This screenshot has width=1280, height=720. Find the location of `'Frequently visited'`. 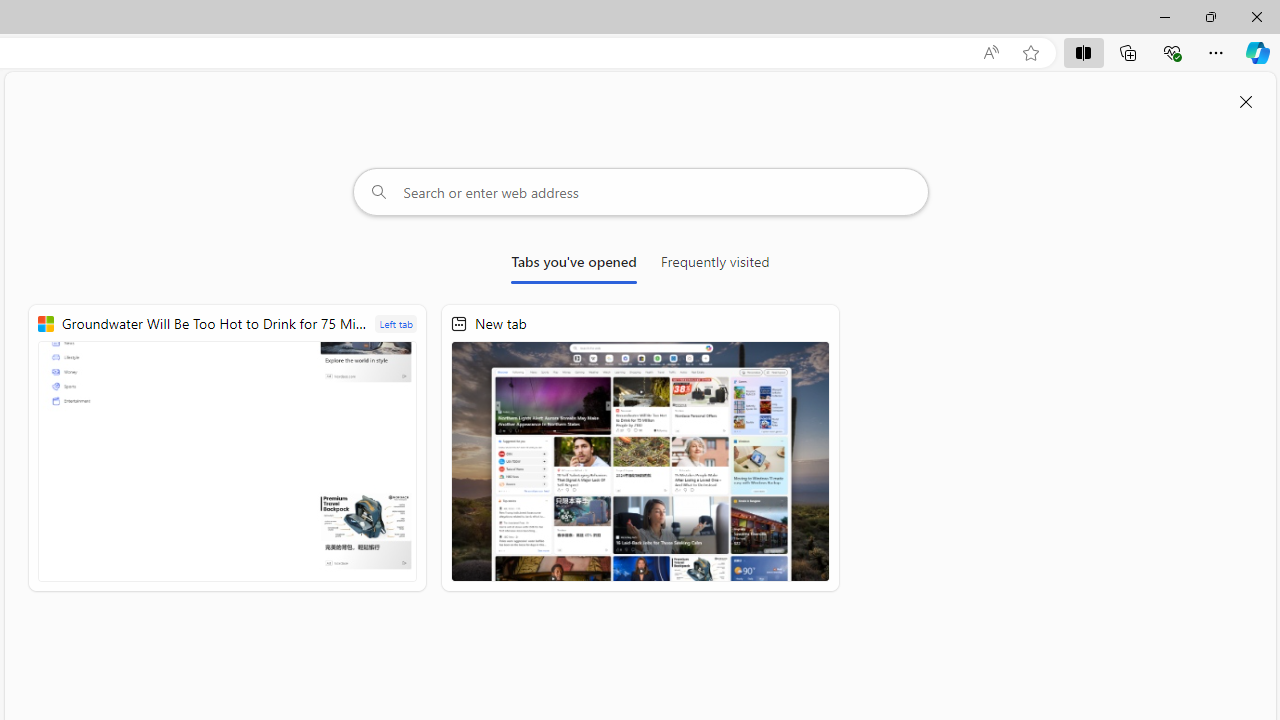

'Frequently visited' is located at coordinates (715, 265).